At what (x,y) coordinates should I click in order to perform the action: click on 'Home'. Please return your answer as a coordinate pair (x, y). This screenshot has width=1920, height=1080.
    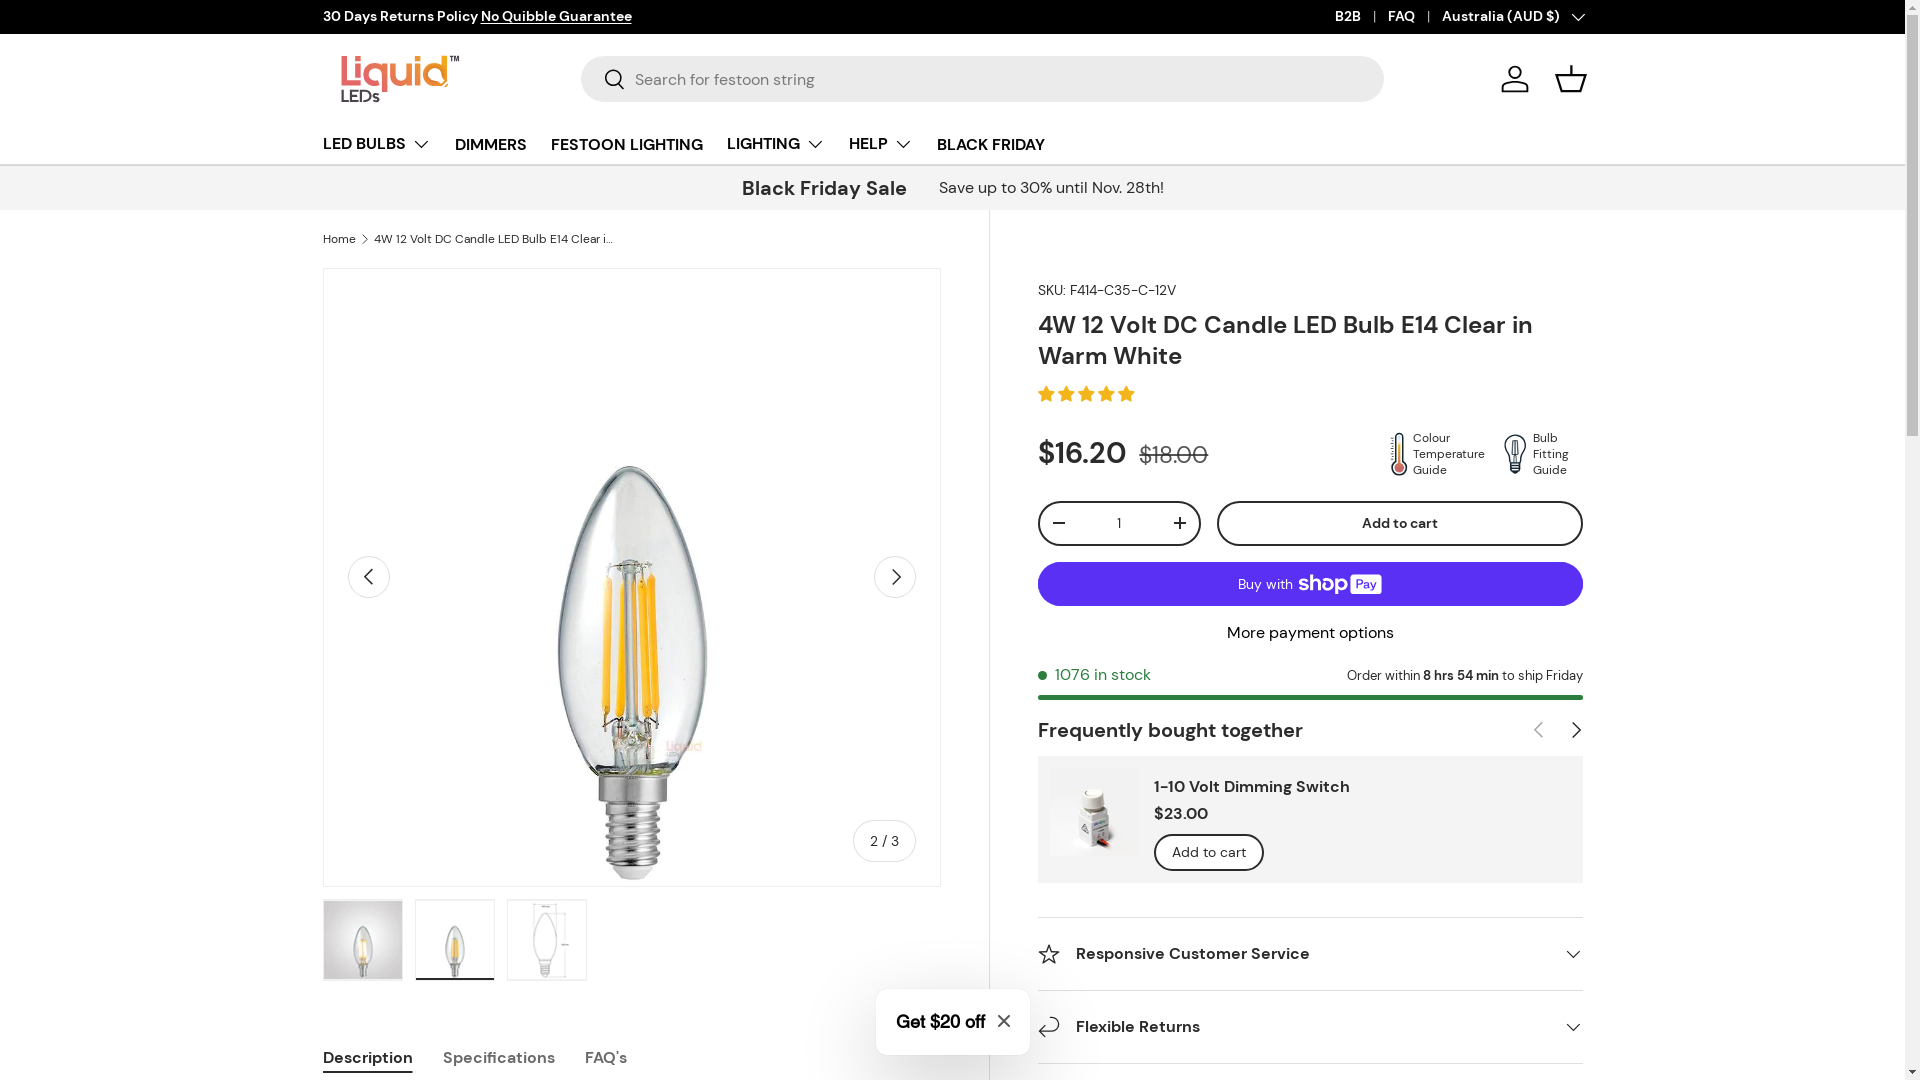
    Looking at the image, I should click on (321, 238).